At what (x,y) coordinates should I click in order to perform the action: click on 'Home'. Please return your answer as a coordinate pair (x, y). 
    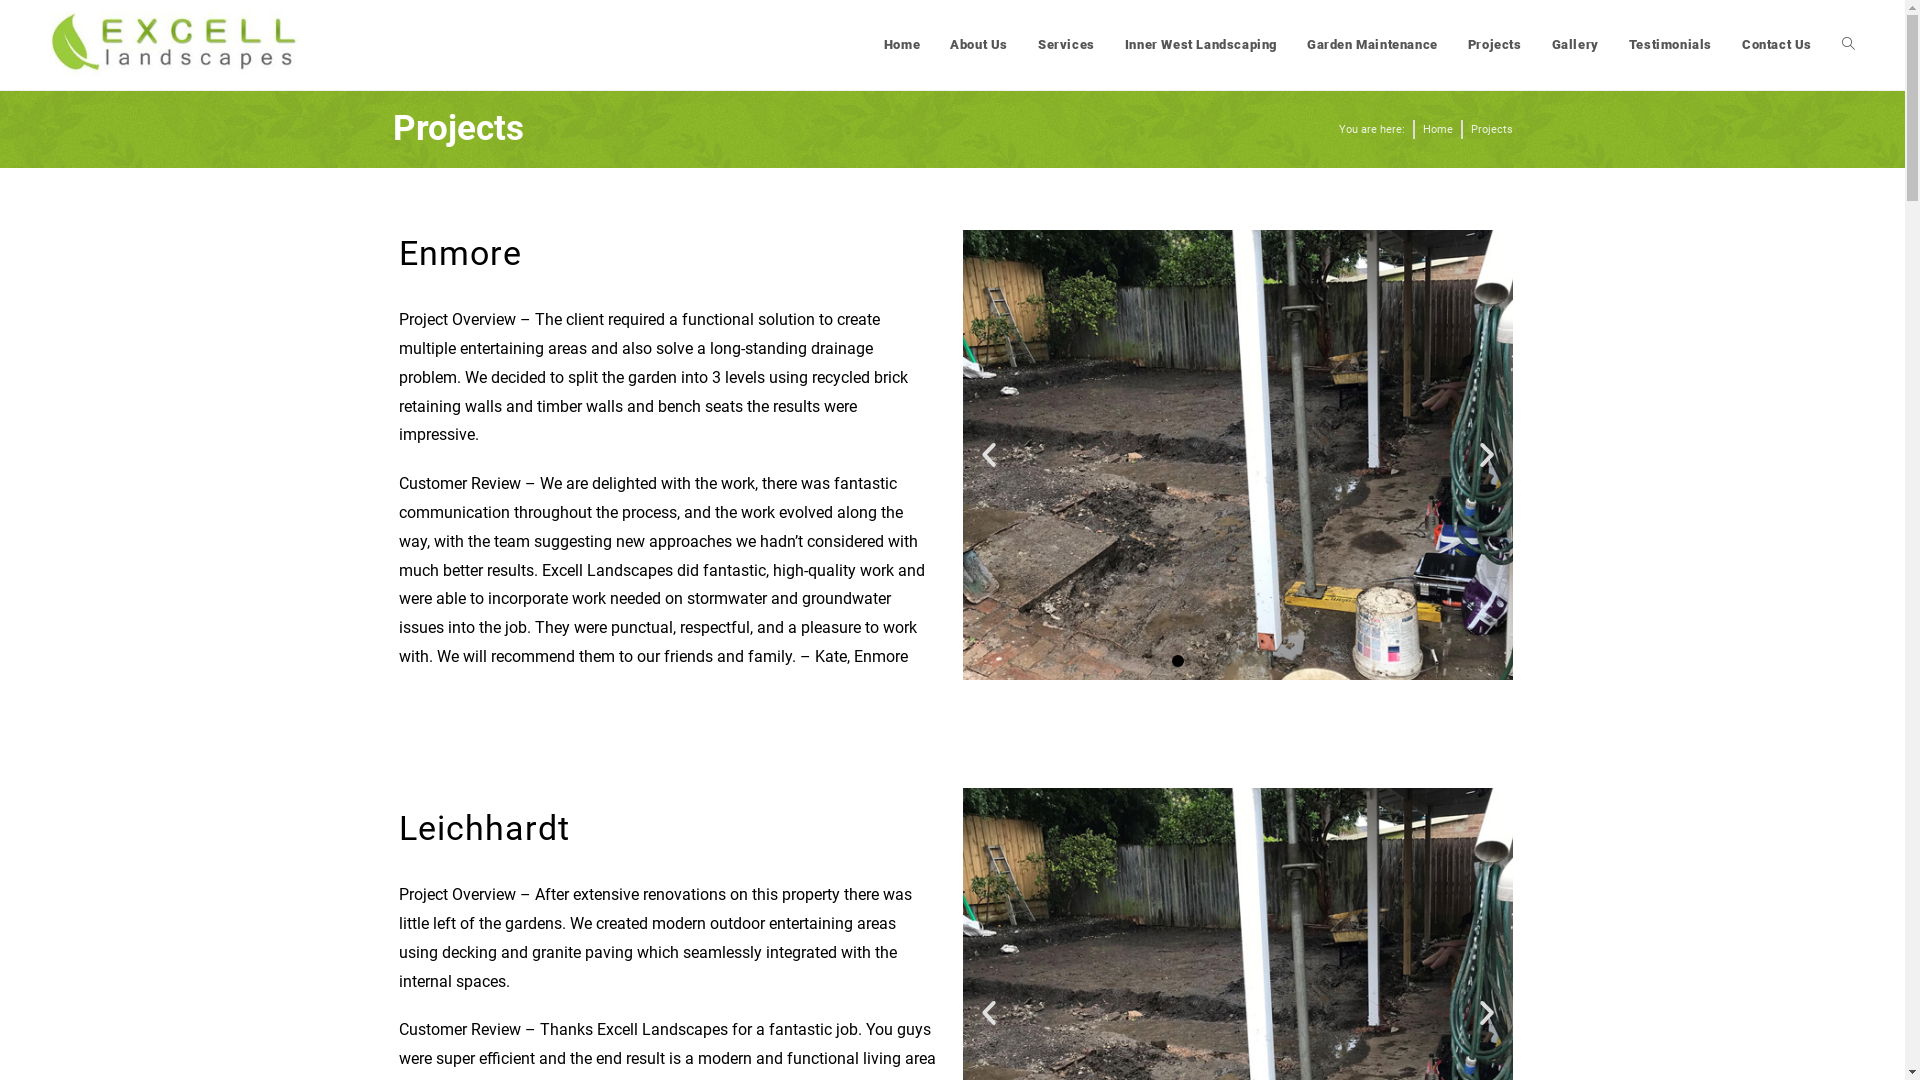
    Looking at the image, I should click on (1435, 130).